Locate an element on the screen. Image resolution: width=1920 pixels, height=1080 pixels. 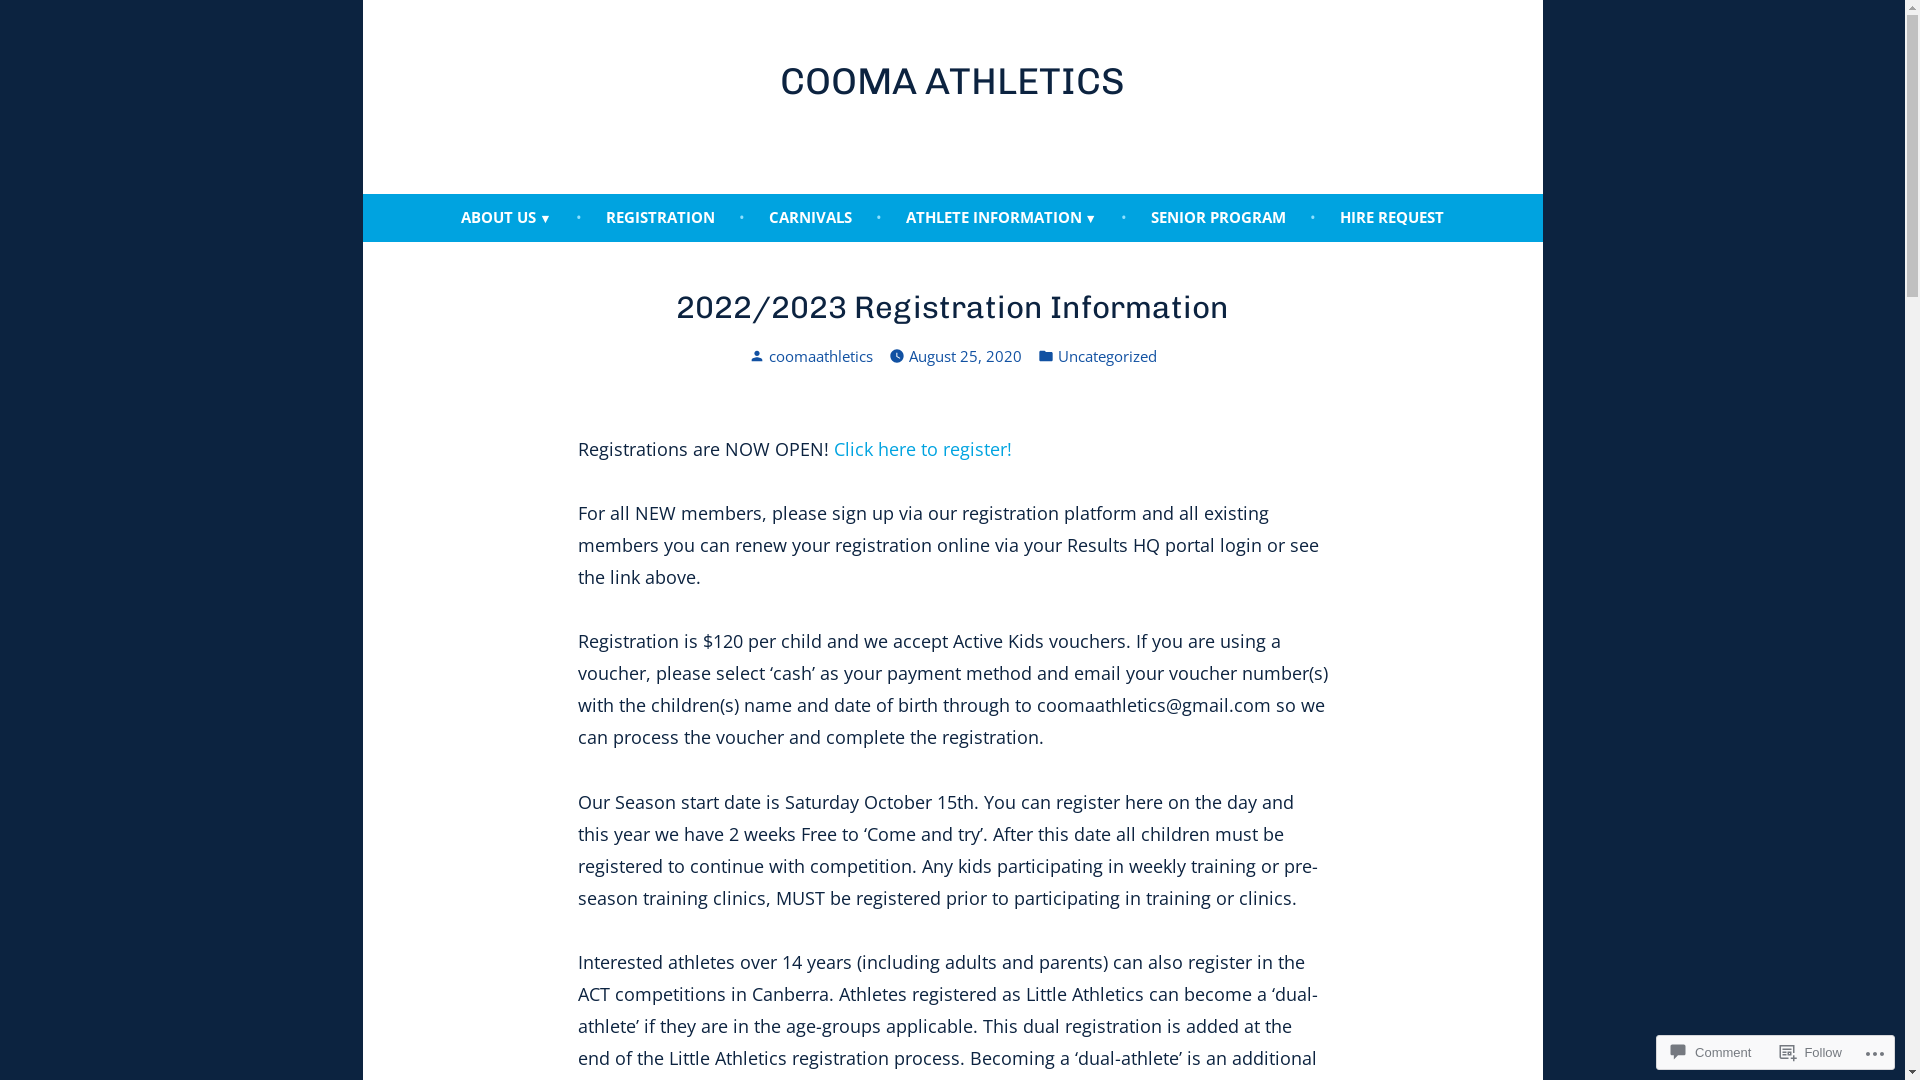
'ABOUT US' is located at coordinates (505, 218).